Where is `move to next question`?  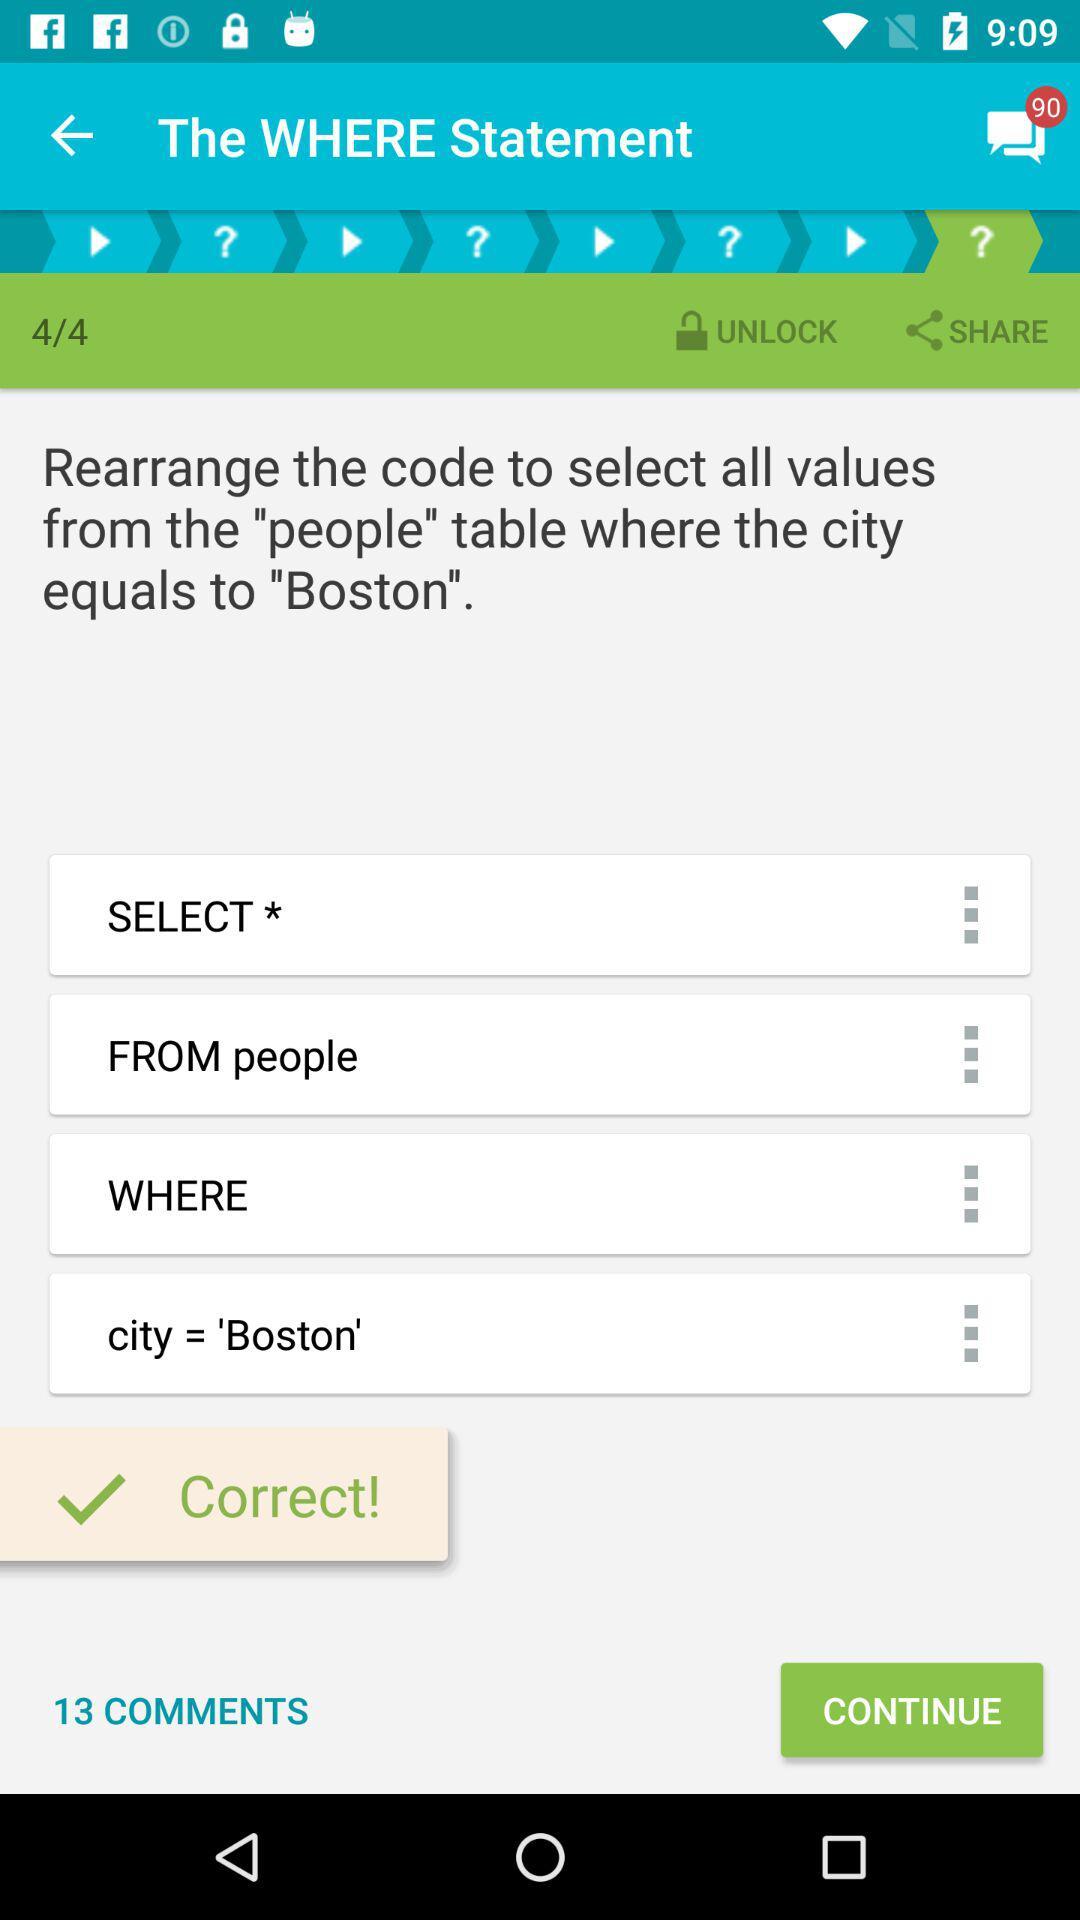
move to next question is located at coordinates (601, 240).